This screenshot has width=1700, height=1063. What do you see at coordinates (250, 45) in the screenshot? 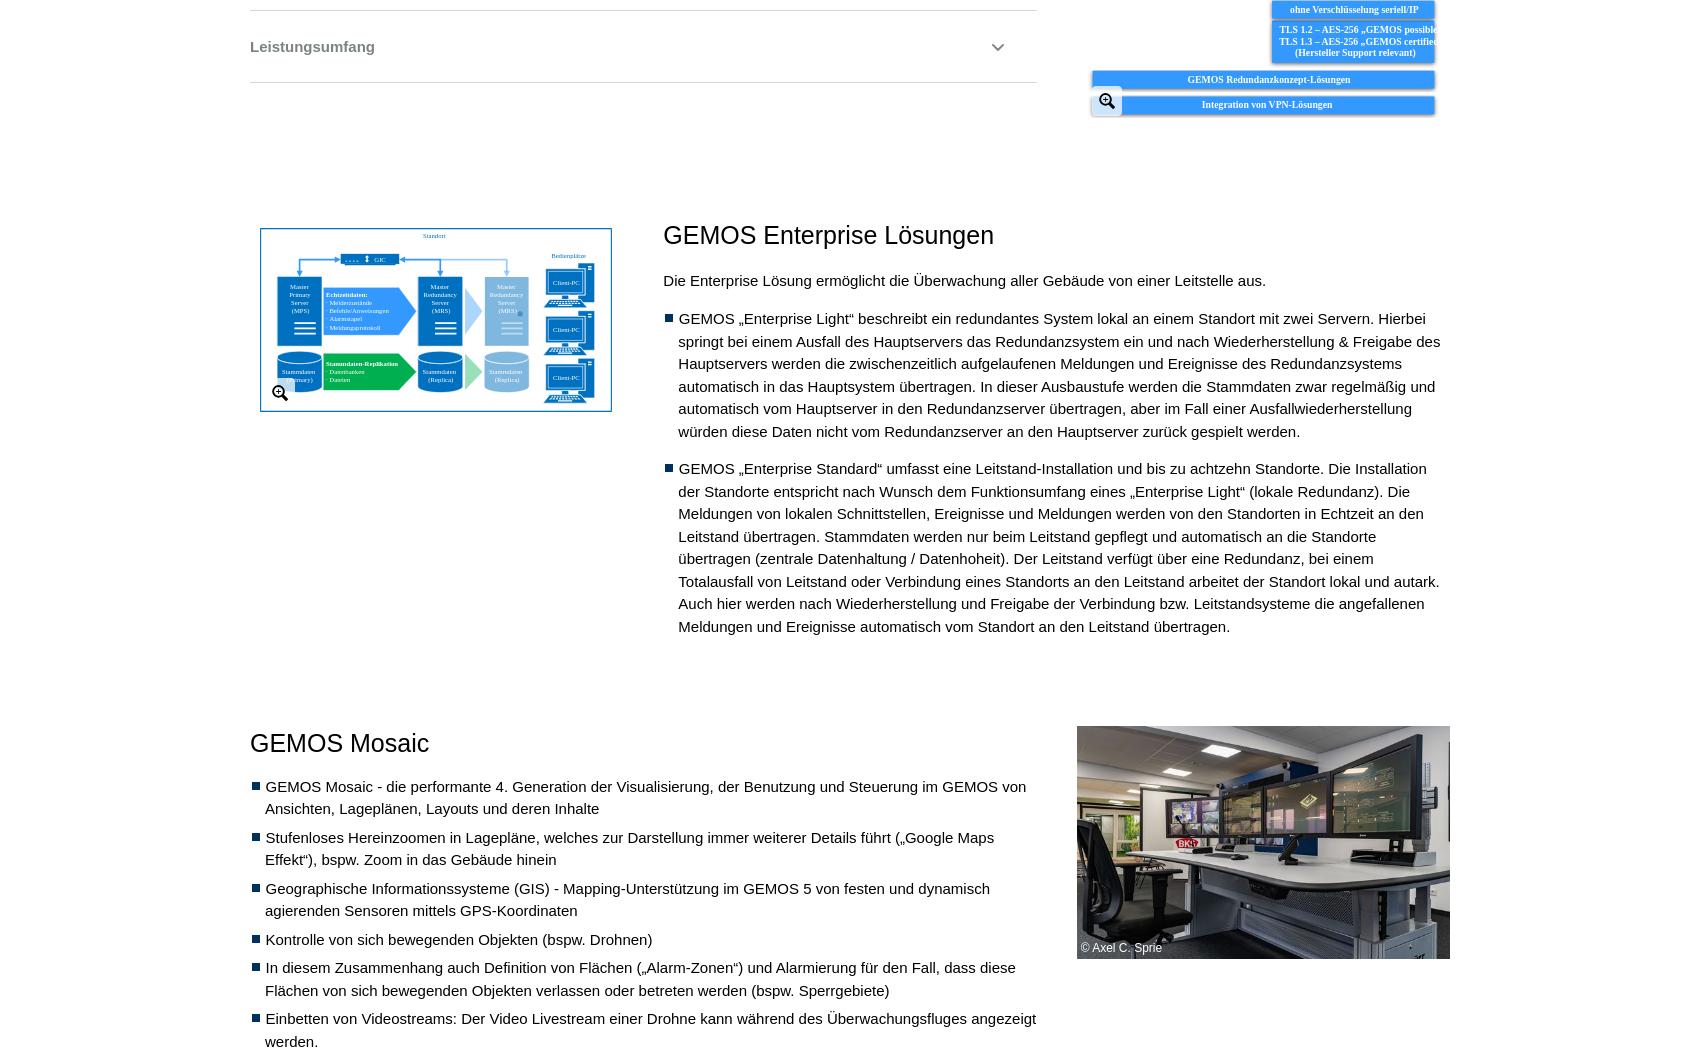
I see `'Leistungsumfang'` at bounding box center [250, 45].